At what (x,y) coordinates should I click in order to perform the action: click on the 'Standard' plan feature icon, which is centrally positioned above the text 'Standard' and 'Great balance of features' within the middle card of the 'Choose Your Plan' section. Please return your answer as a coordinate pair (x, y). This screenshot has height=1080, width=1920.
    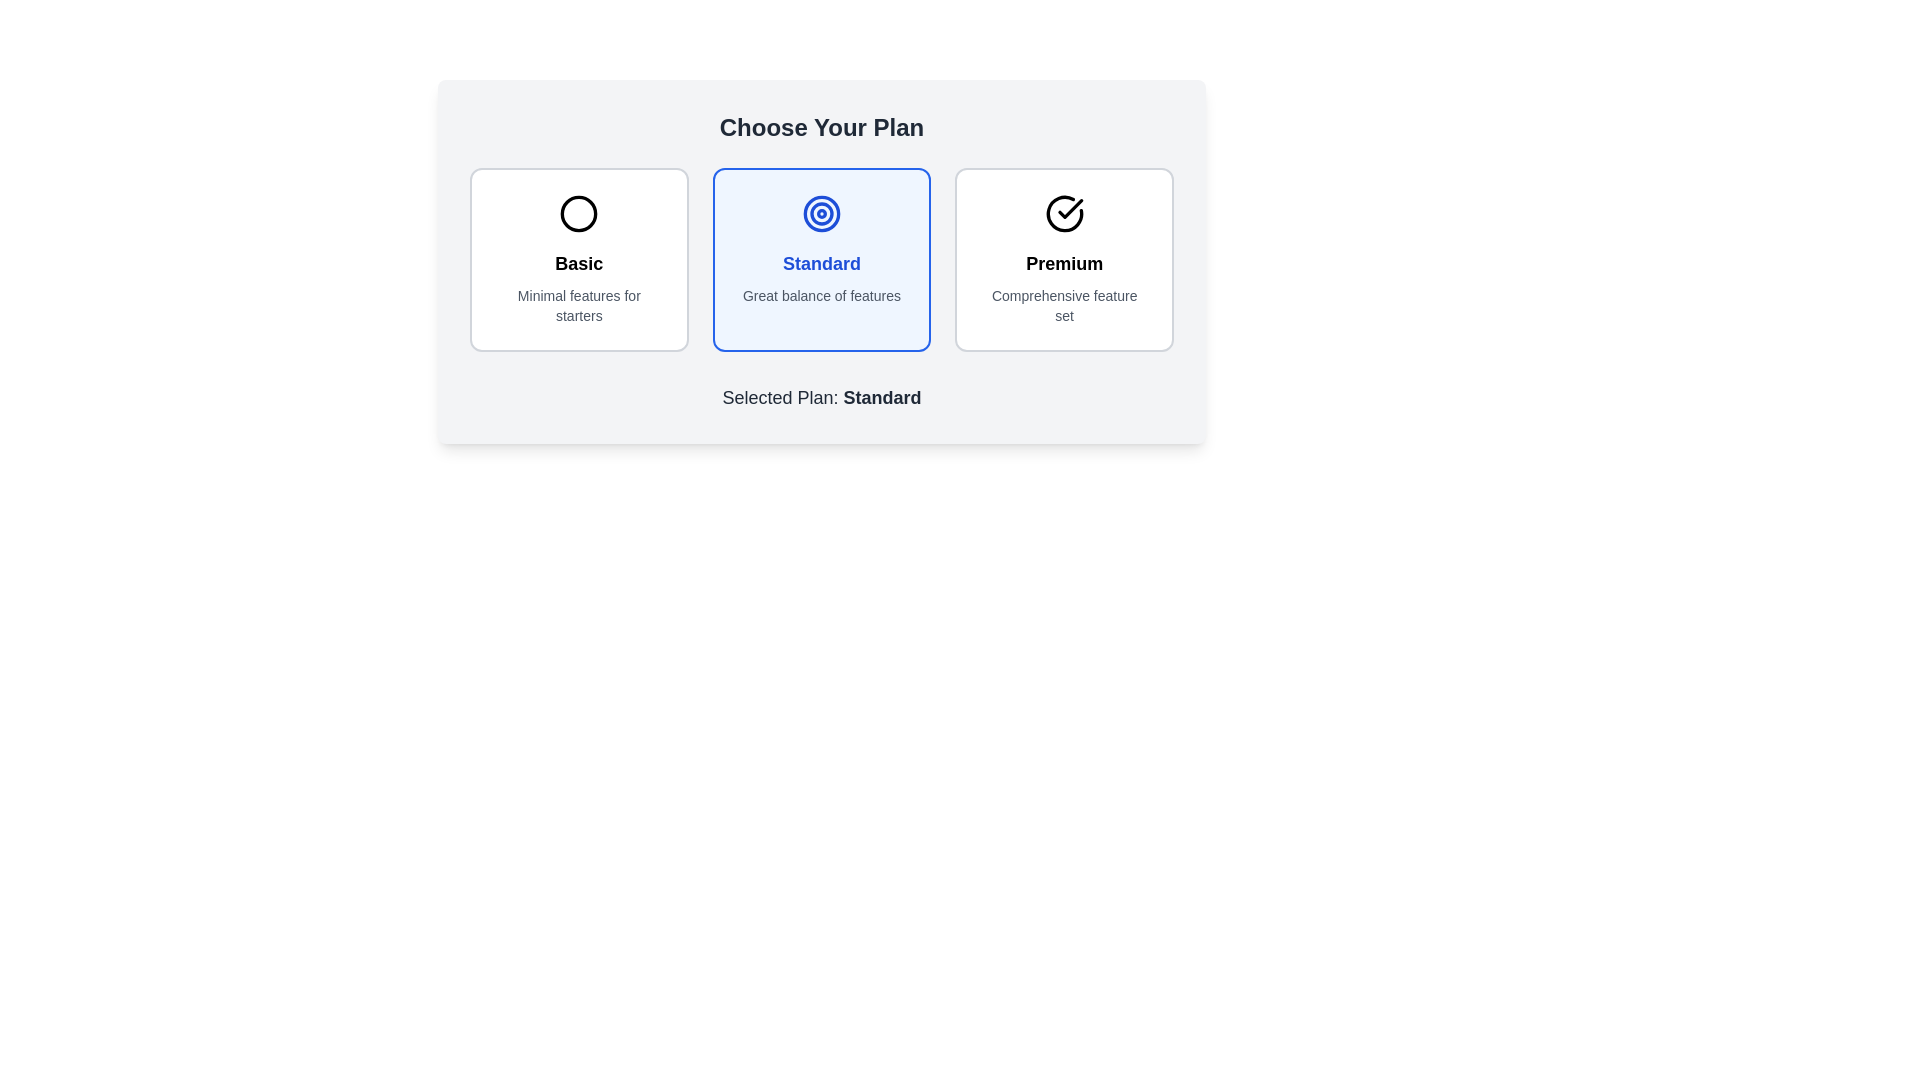
    Looking at the image, I should click on (821, 213).